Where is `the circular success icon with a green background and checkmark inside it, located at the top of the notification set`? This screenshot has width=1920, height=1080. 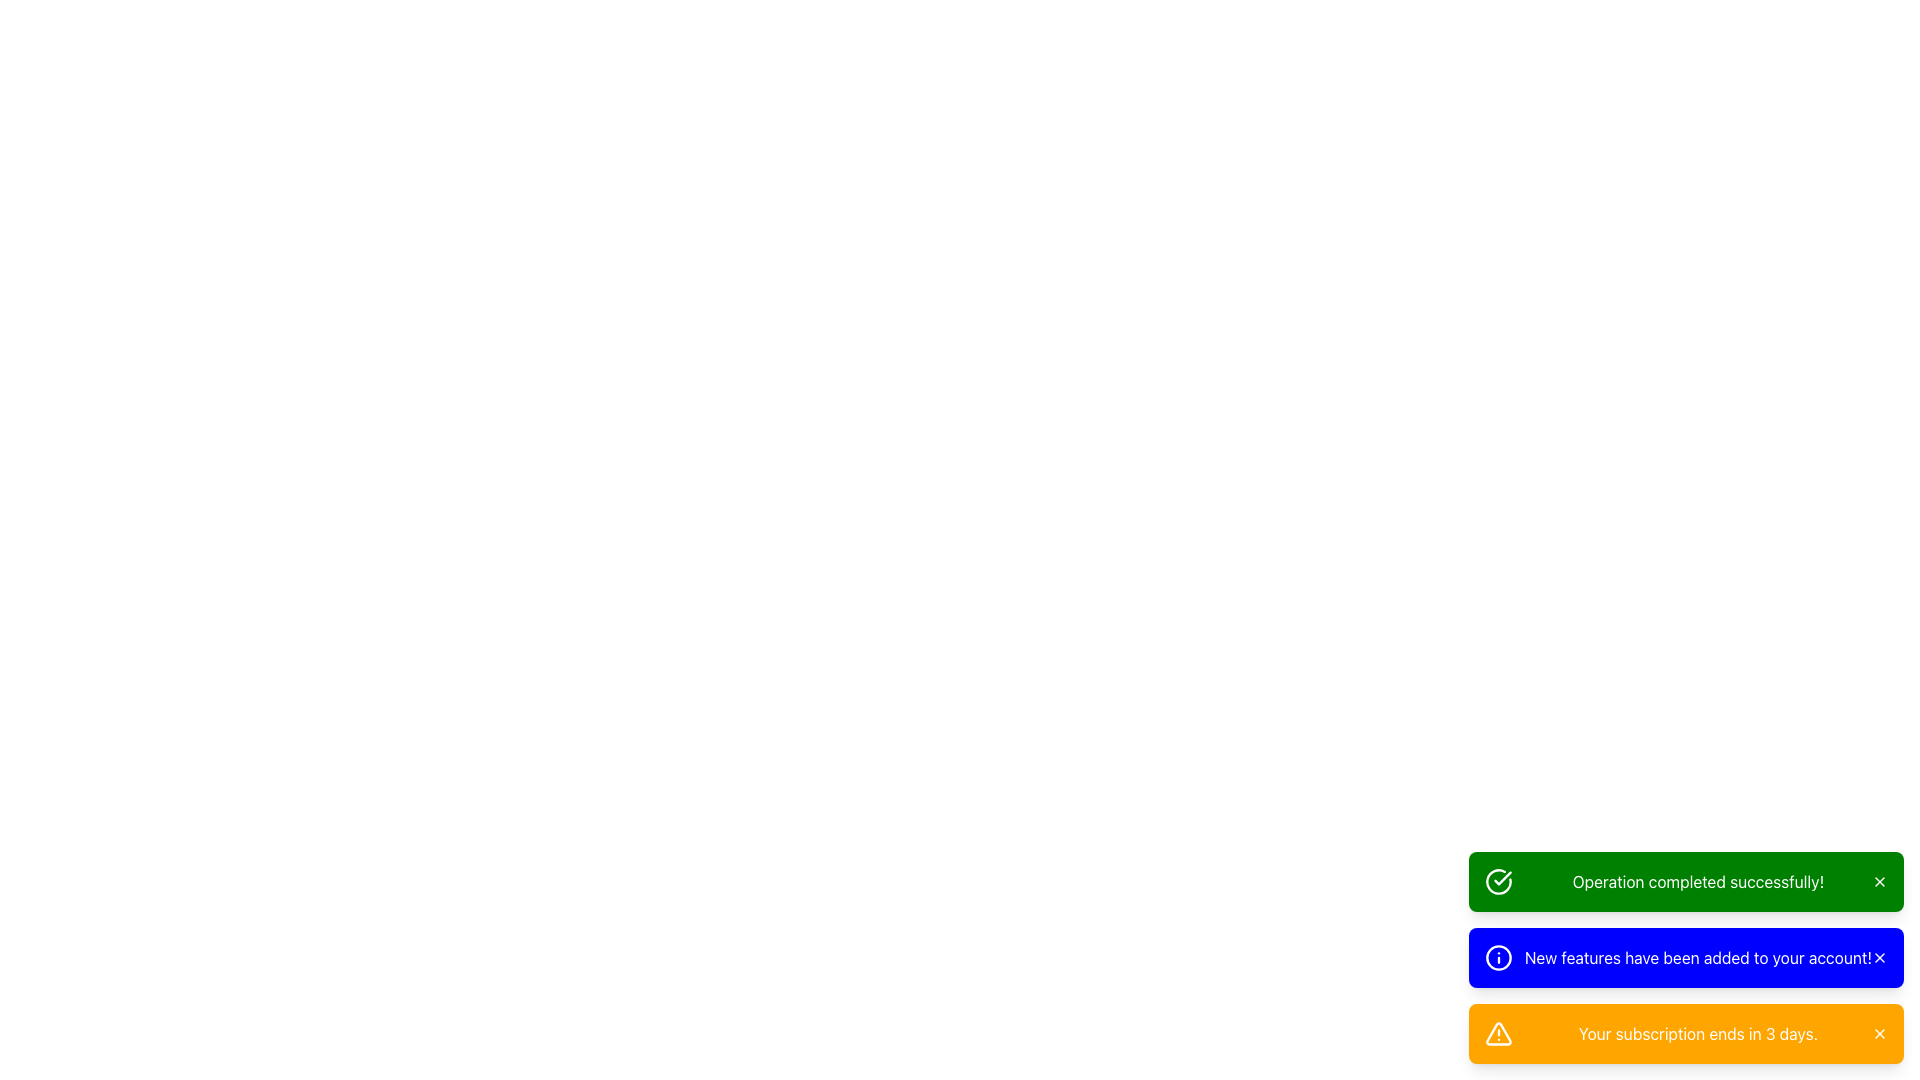
the circular success icon with a green background and checkmark inside it, located at the top of the notification set is located at coordinates (1498, 881).